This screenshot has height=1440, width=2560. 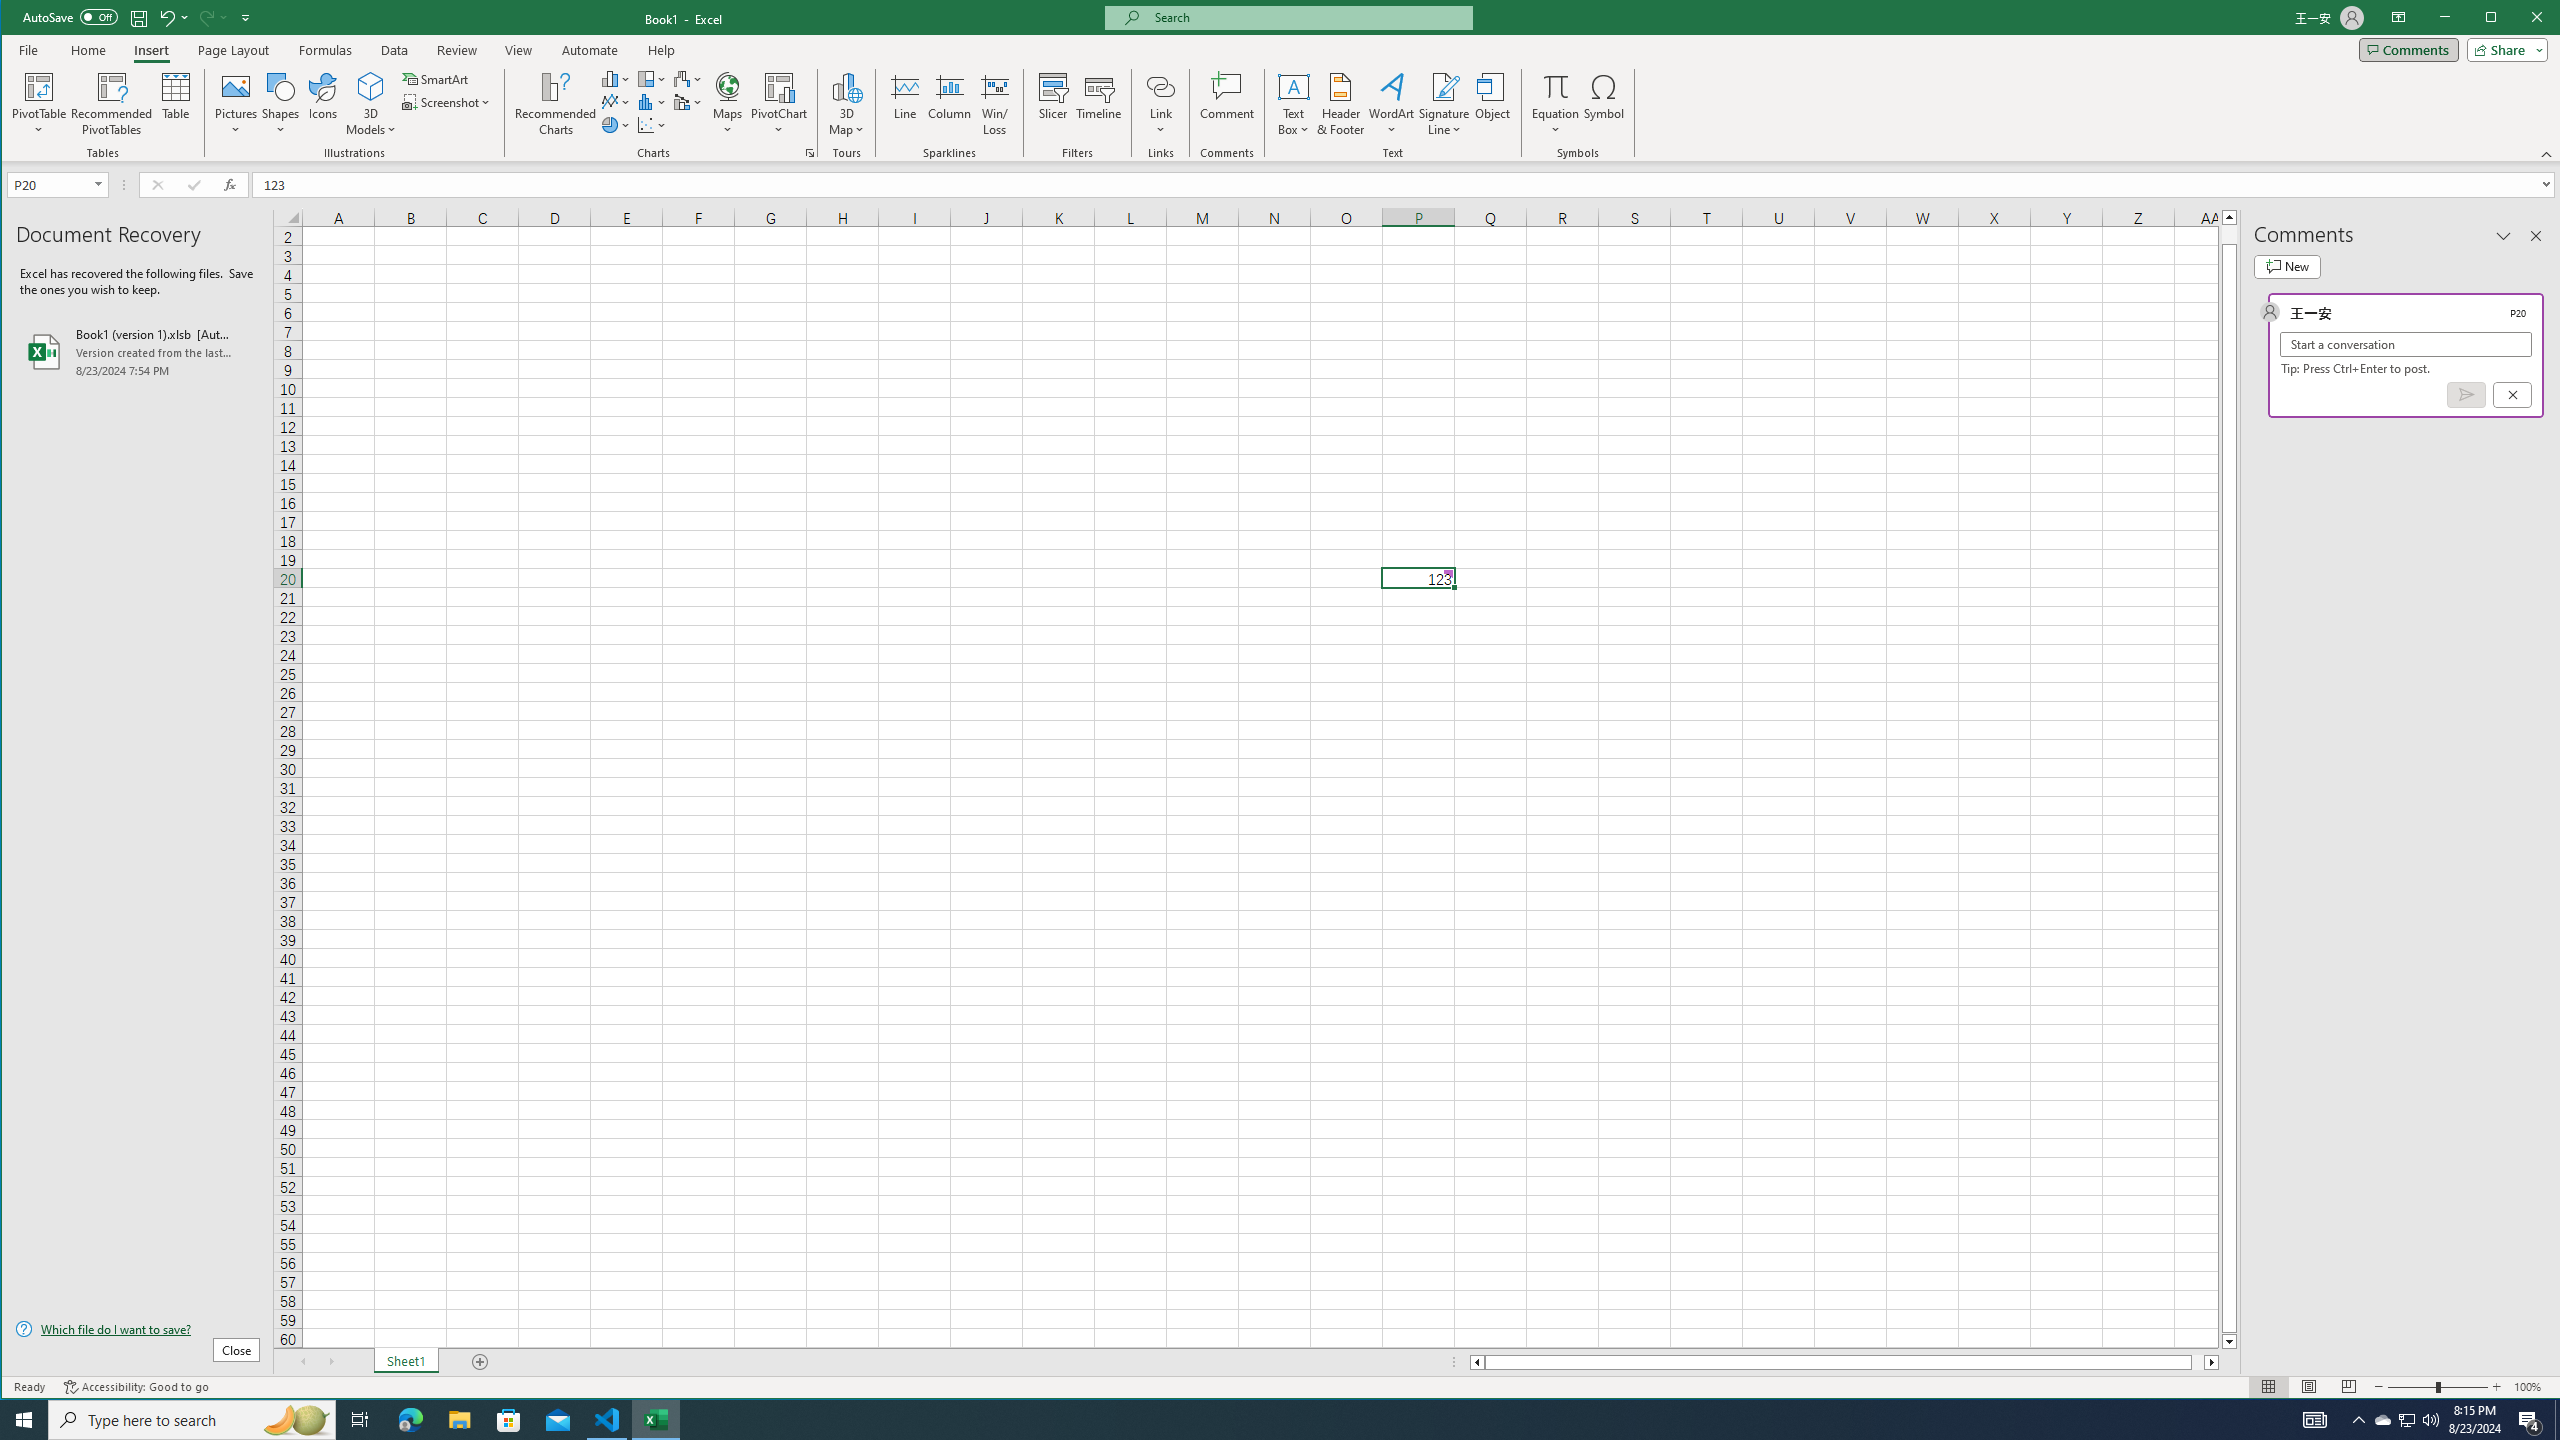 I want to click on 'Recommended PivotTables', so click(x=111, y=103).